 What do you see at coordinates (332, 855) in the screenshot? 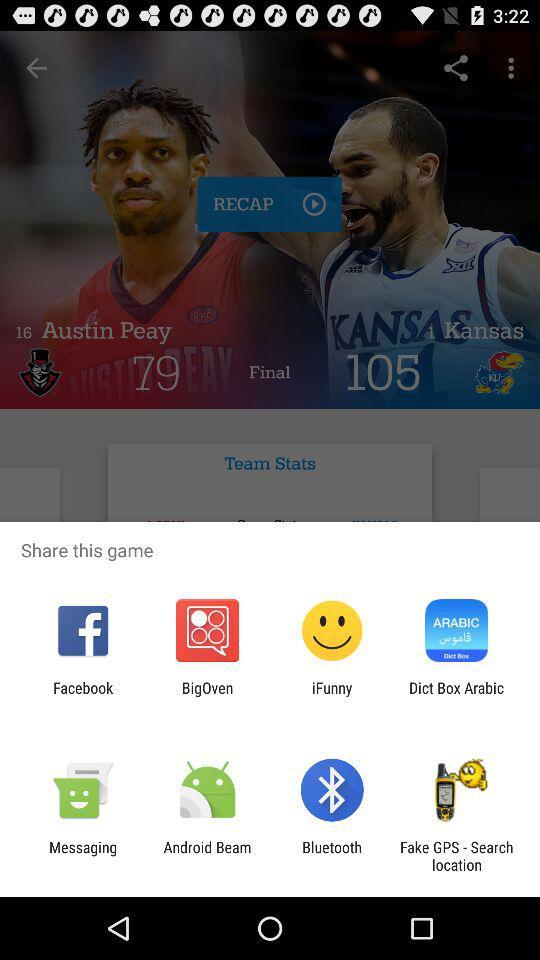
I see `item to the right of the android beam item` at bounding box center [332, 855].